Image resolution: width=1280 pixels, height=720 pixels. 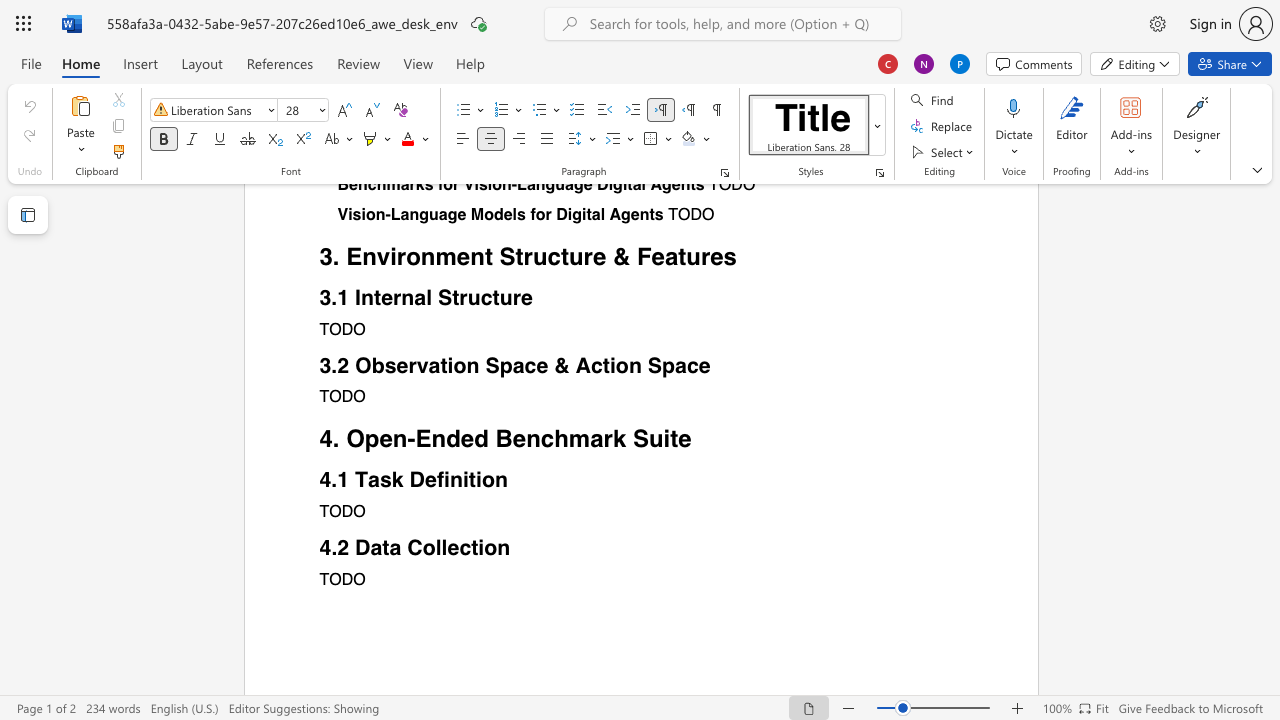 What do you see at coordinates (461, 479) in the screenshot?
I see `the subset text "itio" within the text "4.1 Task Definition"` at bounding box center [461, 479].